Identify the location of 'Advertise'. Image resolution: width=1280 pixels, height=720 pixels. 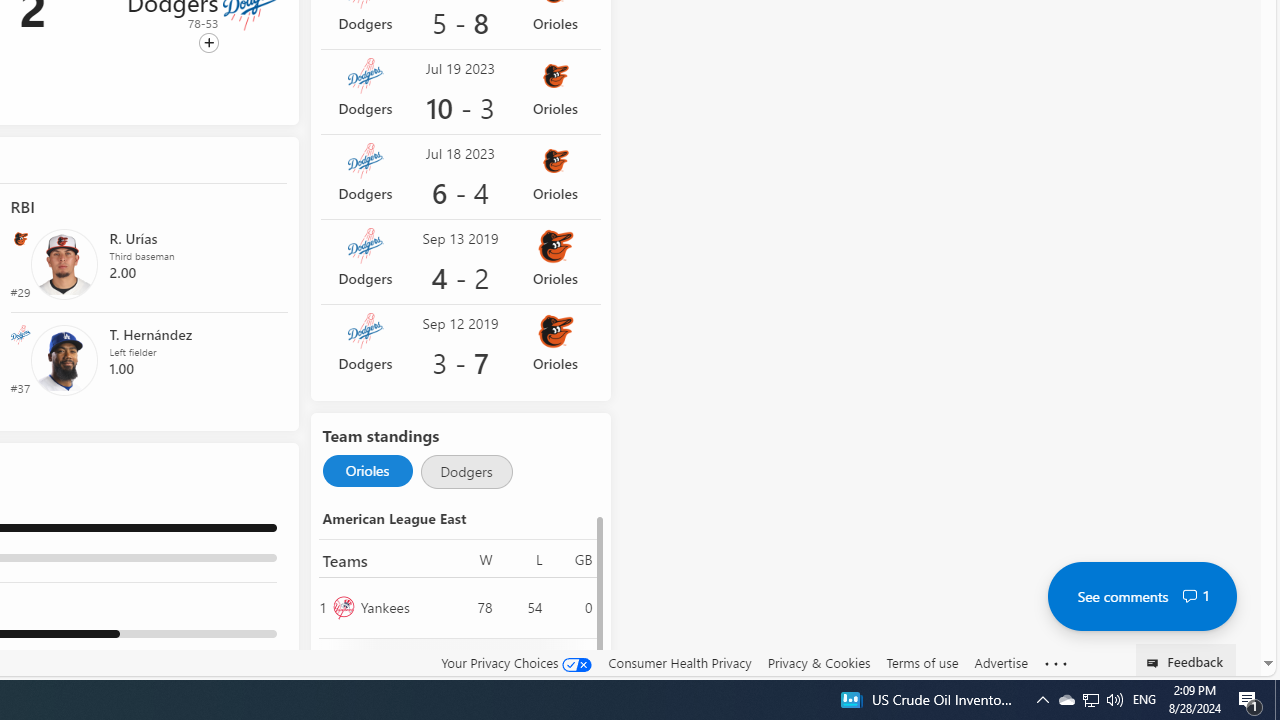
(1000, 662).